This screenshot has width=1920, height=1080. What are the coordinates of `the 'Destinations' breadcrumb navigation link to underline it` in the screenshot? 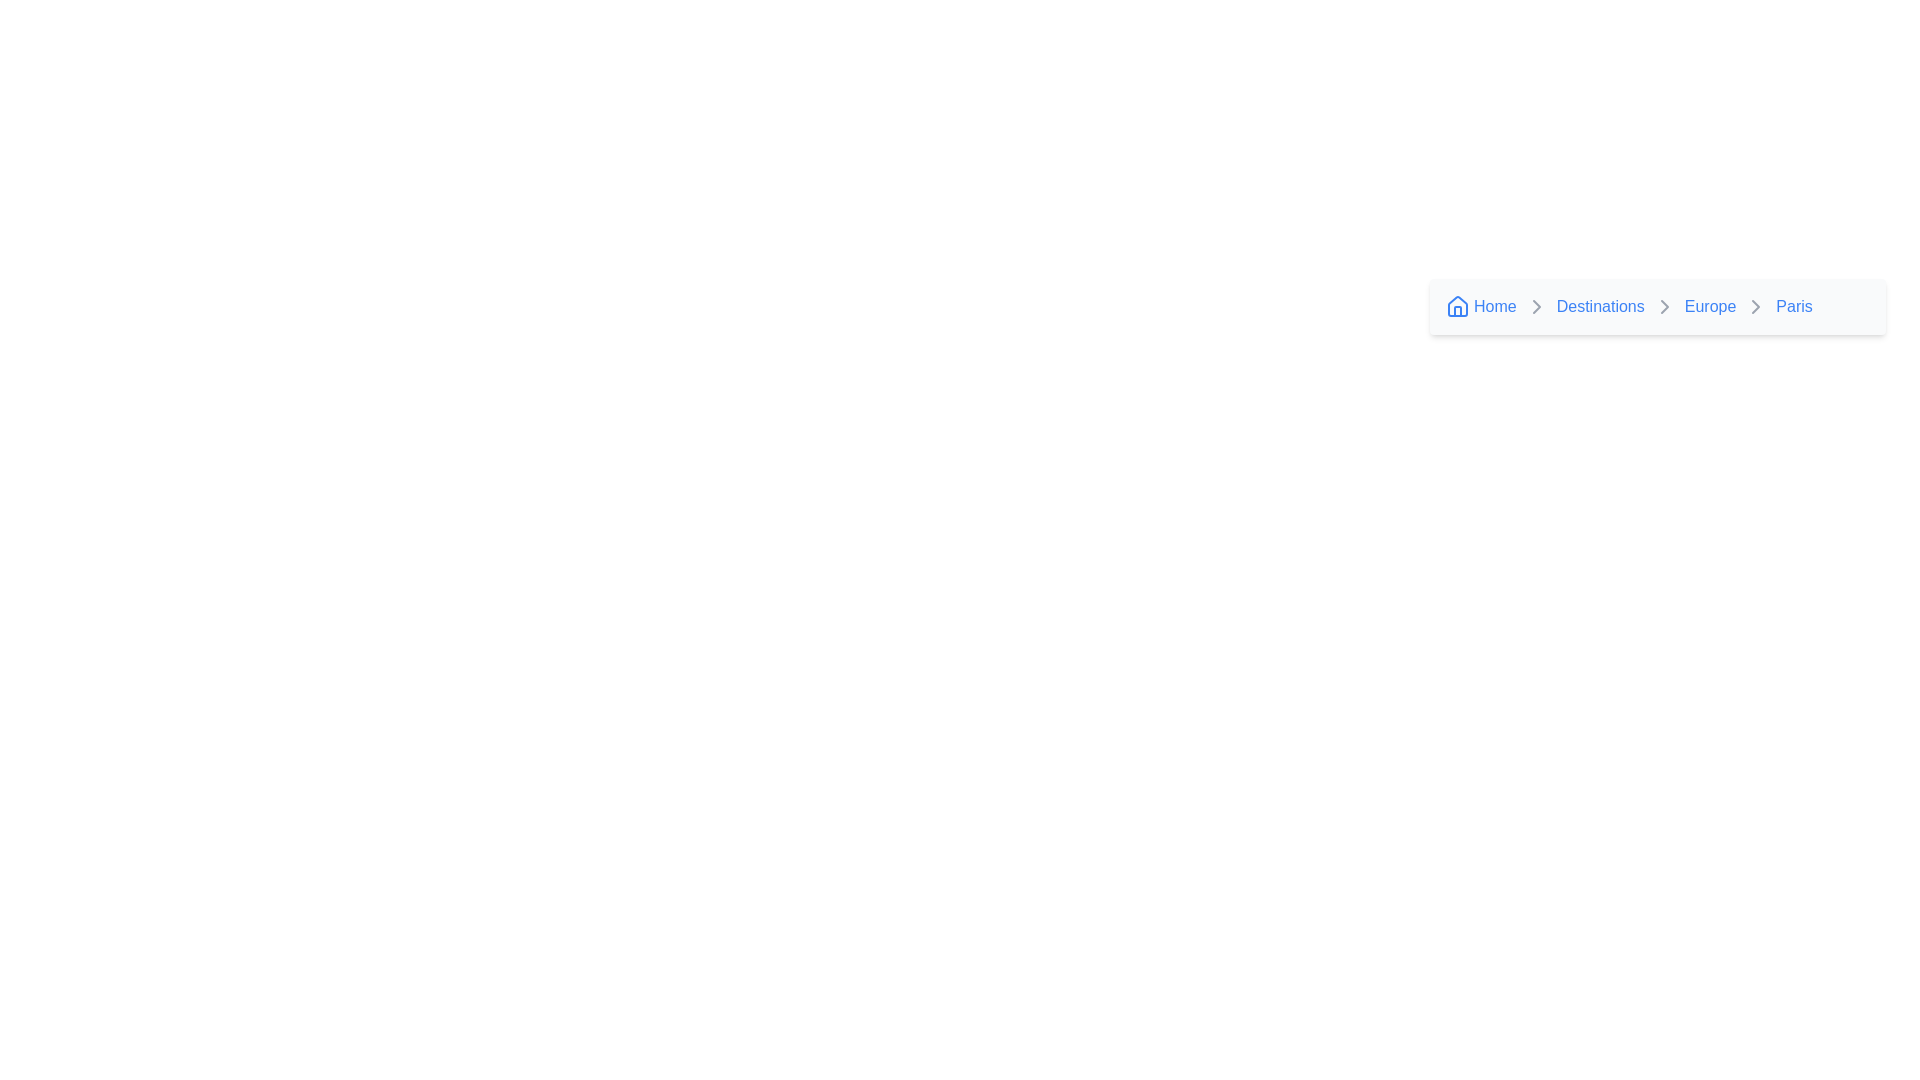 It's located at (1620, 307).